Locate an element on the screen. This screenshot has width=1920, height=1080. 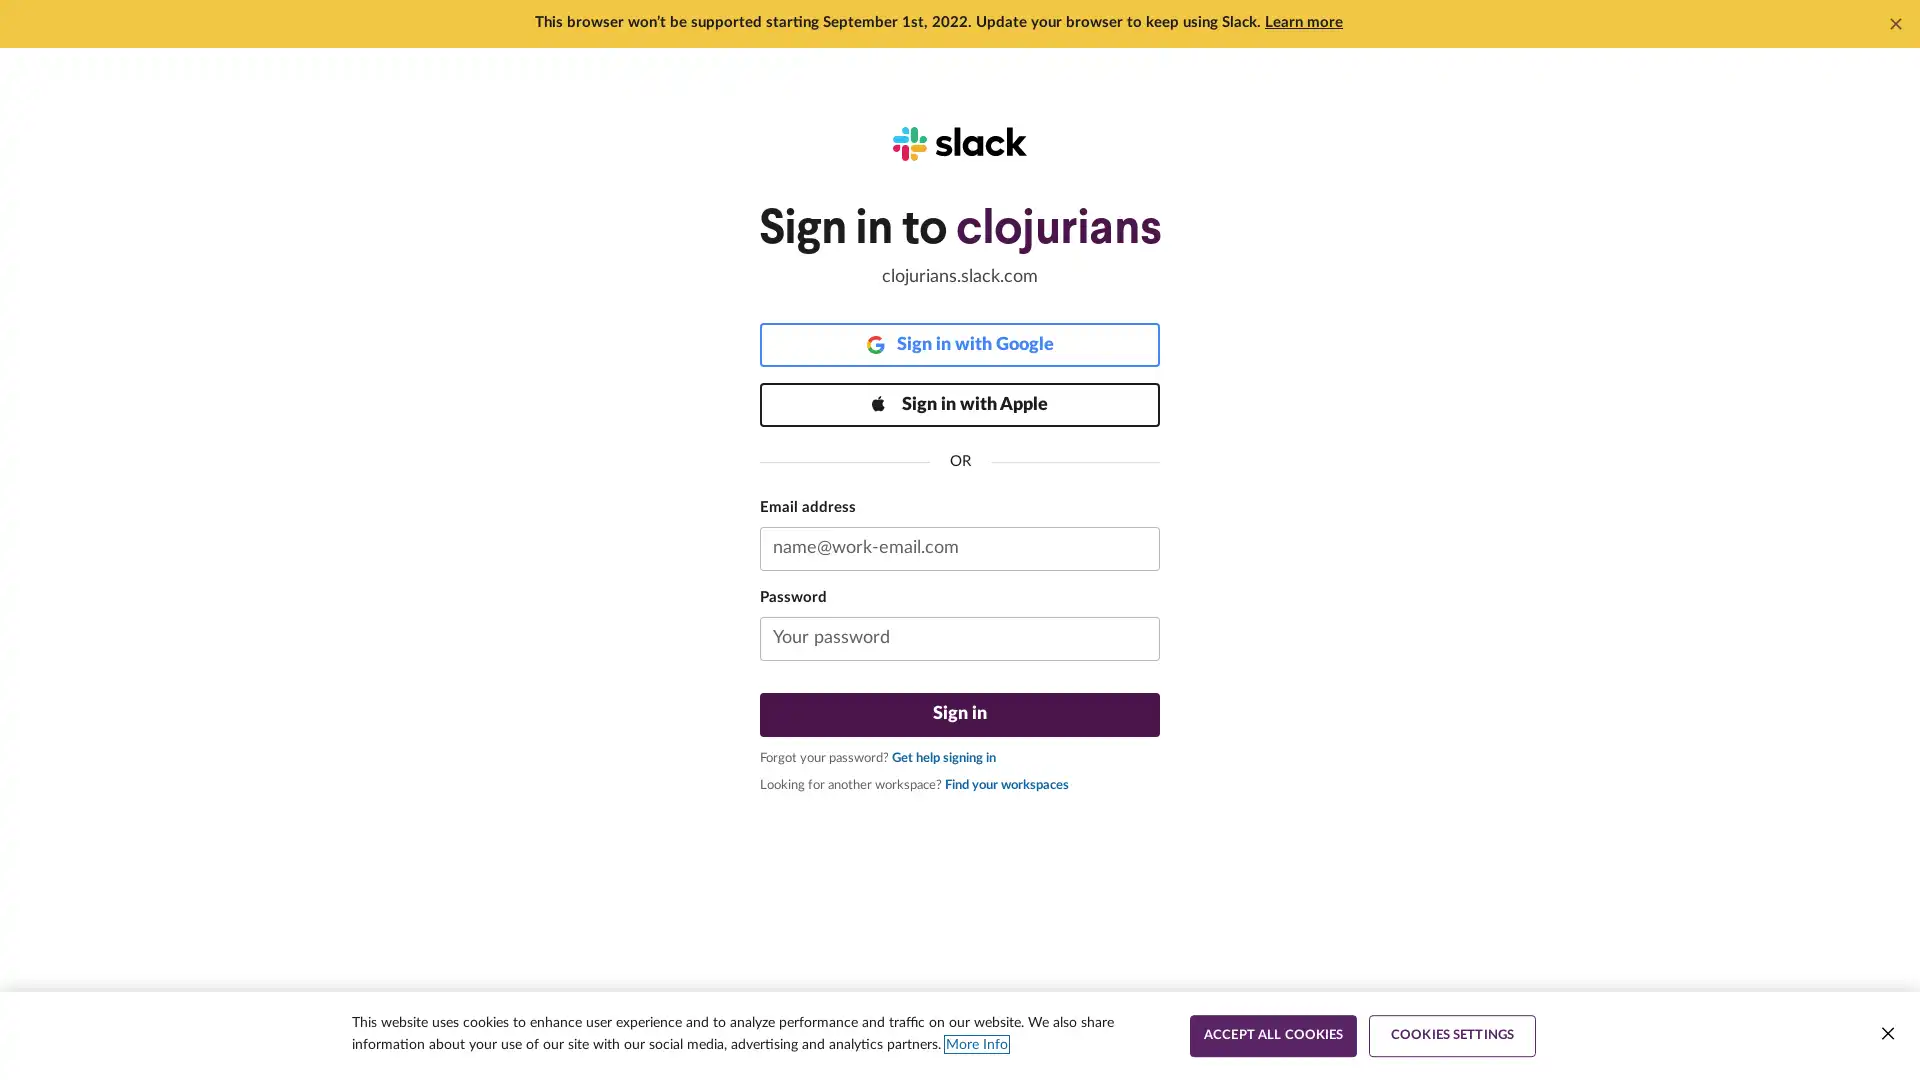
Sign in is located at coordinates (960, 713).